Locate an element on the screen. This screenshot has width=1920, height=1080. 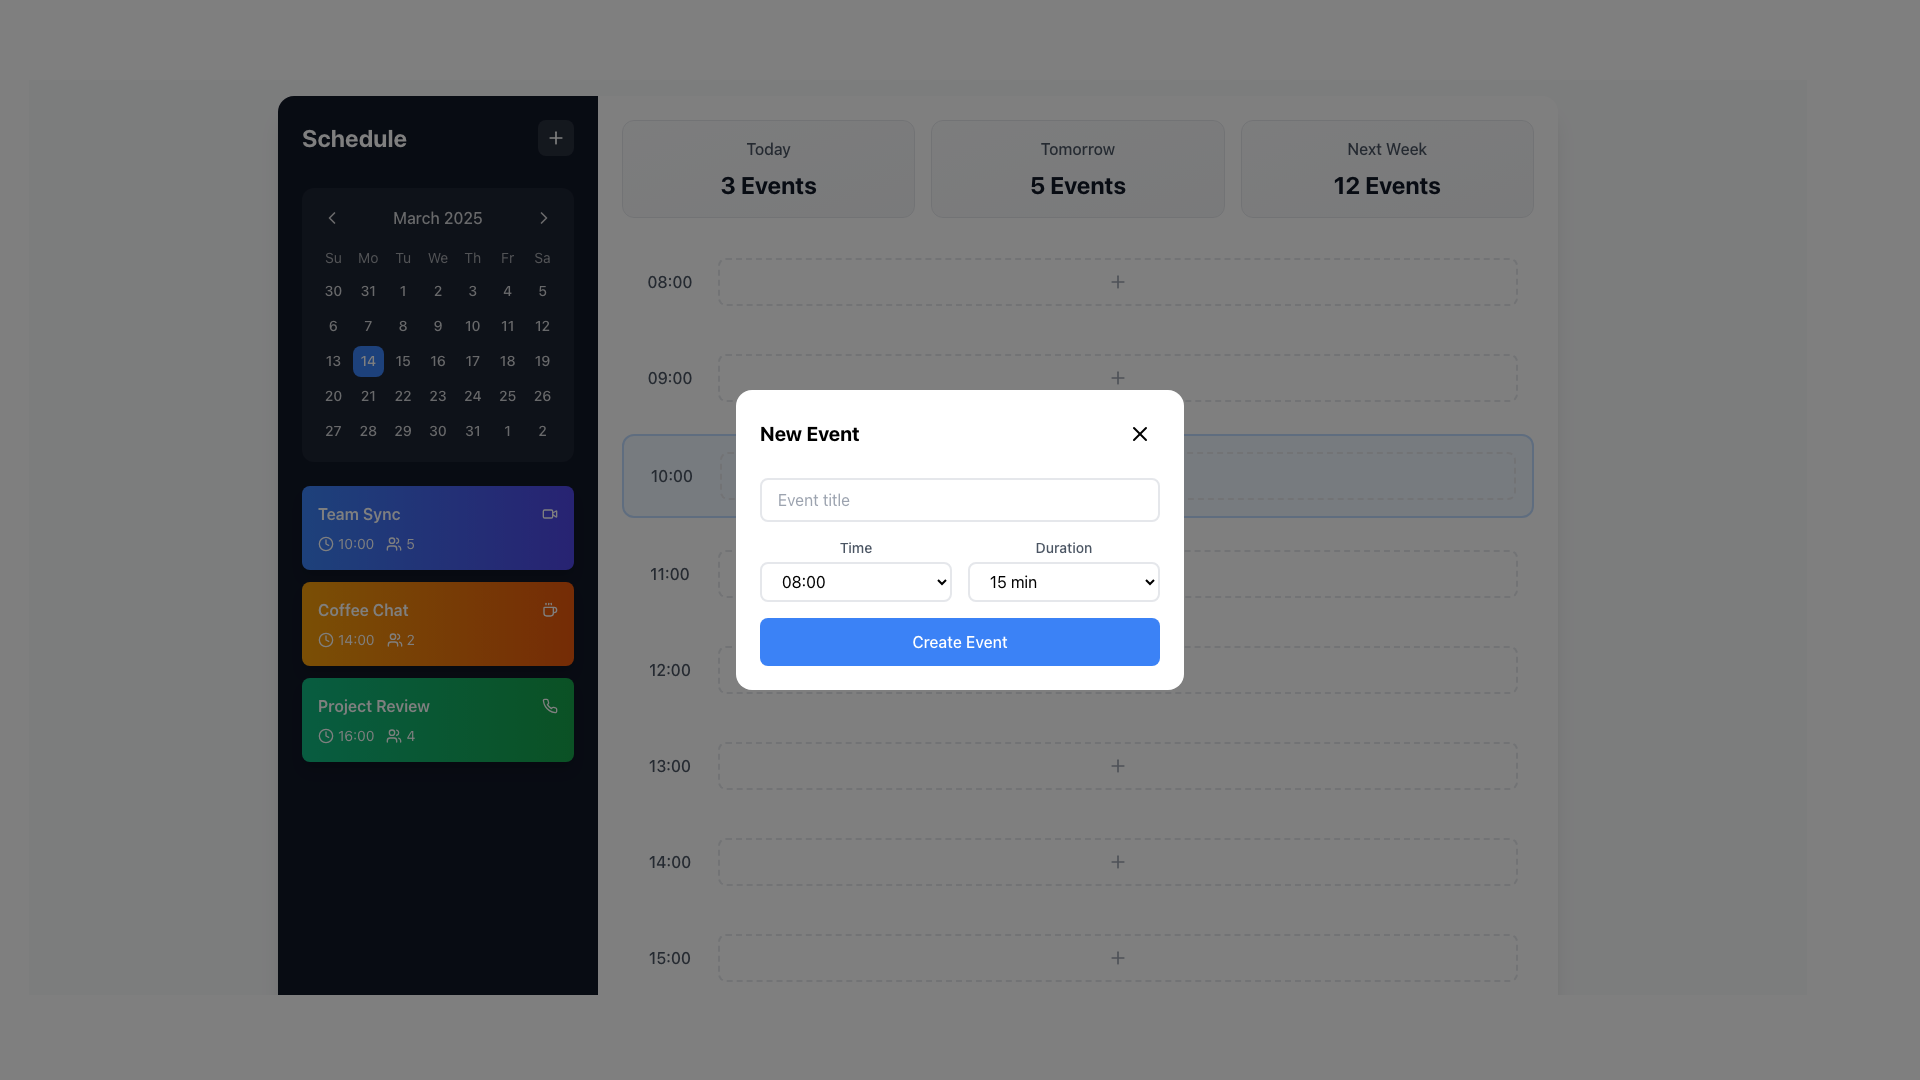
the details from the Information display component located centrally in the lower half of the green block labeled 'Project Review' under the agenda section is located at coordinates (436, 736).